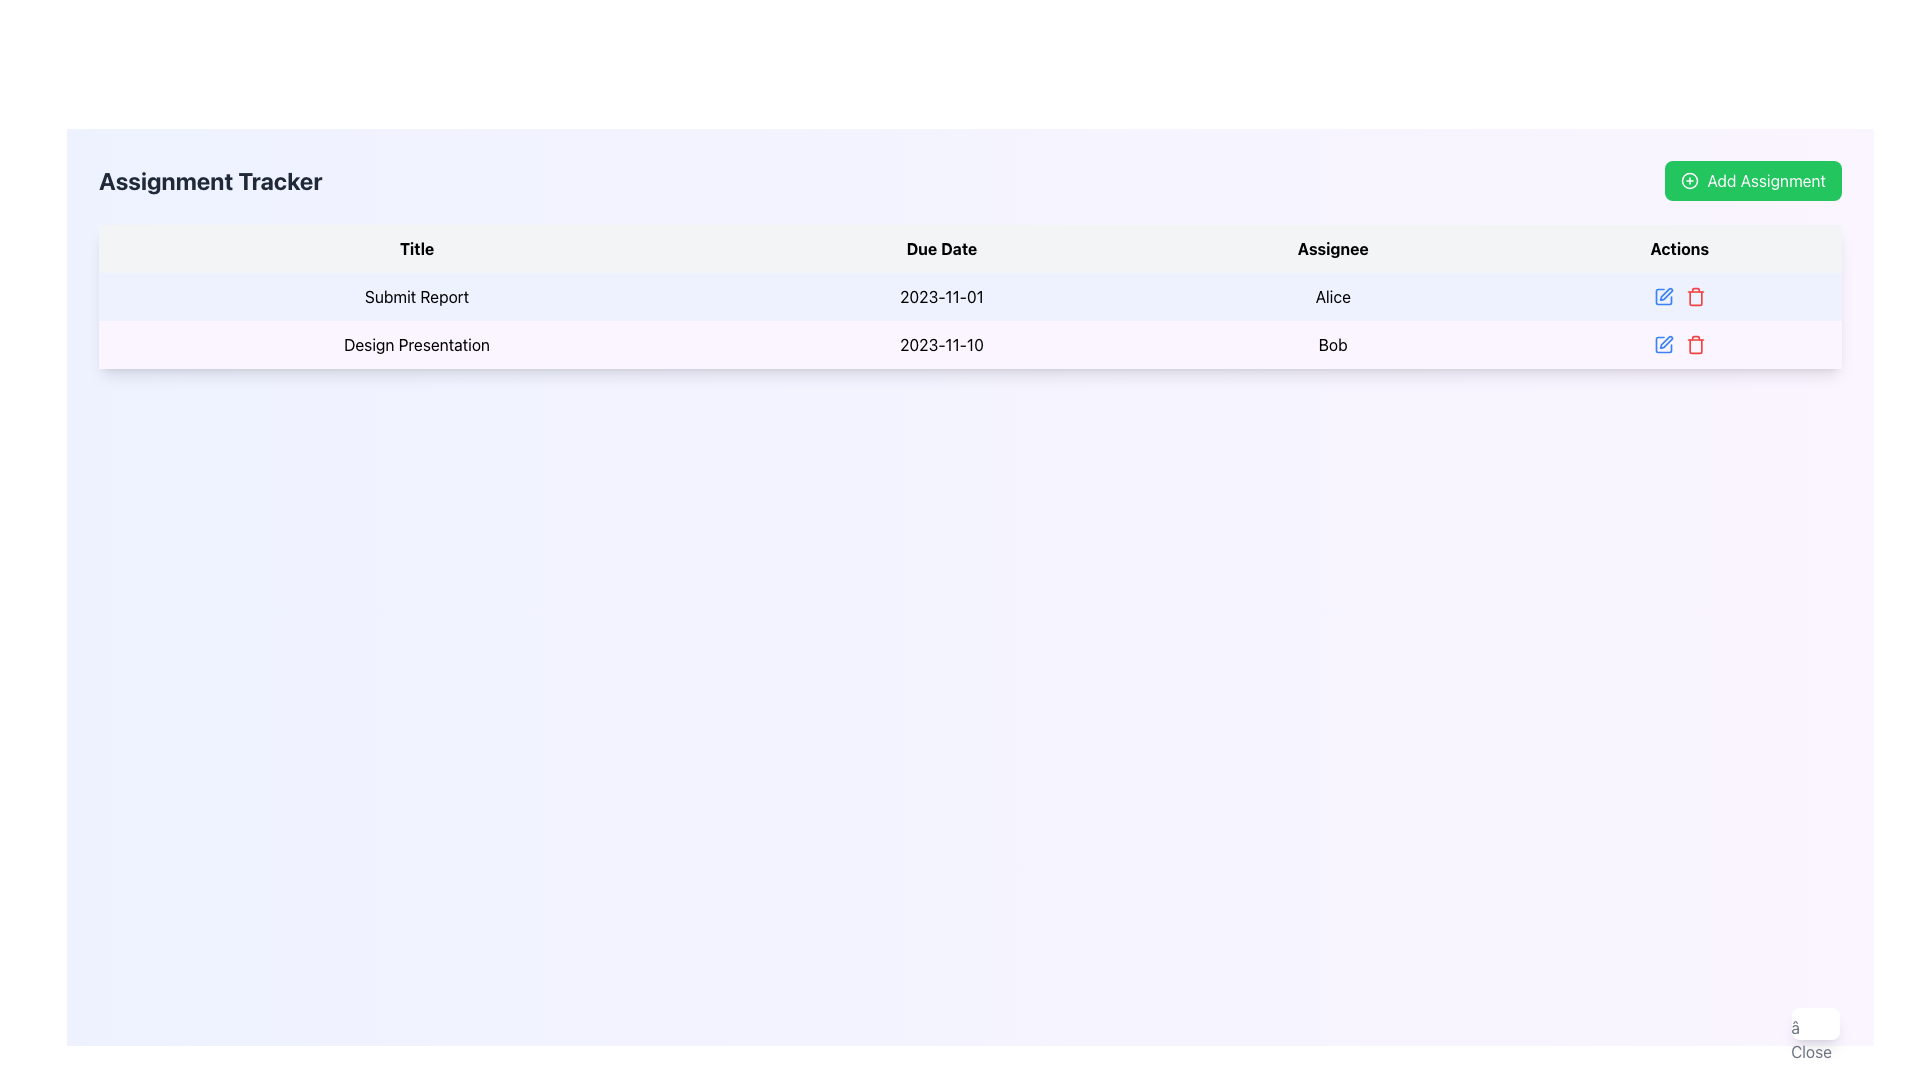 This screenshot has height=1080, width=1920. Describe the element at coordinates (1752, 181) in the screenshot. I see `the button located at the top-right corner of the 'Assignment Tracker' header` at that location.